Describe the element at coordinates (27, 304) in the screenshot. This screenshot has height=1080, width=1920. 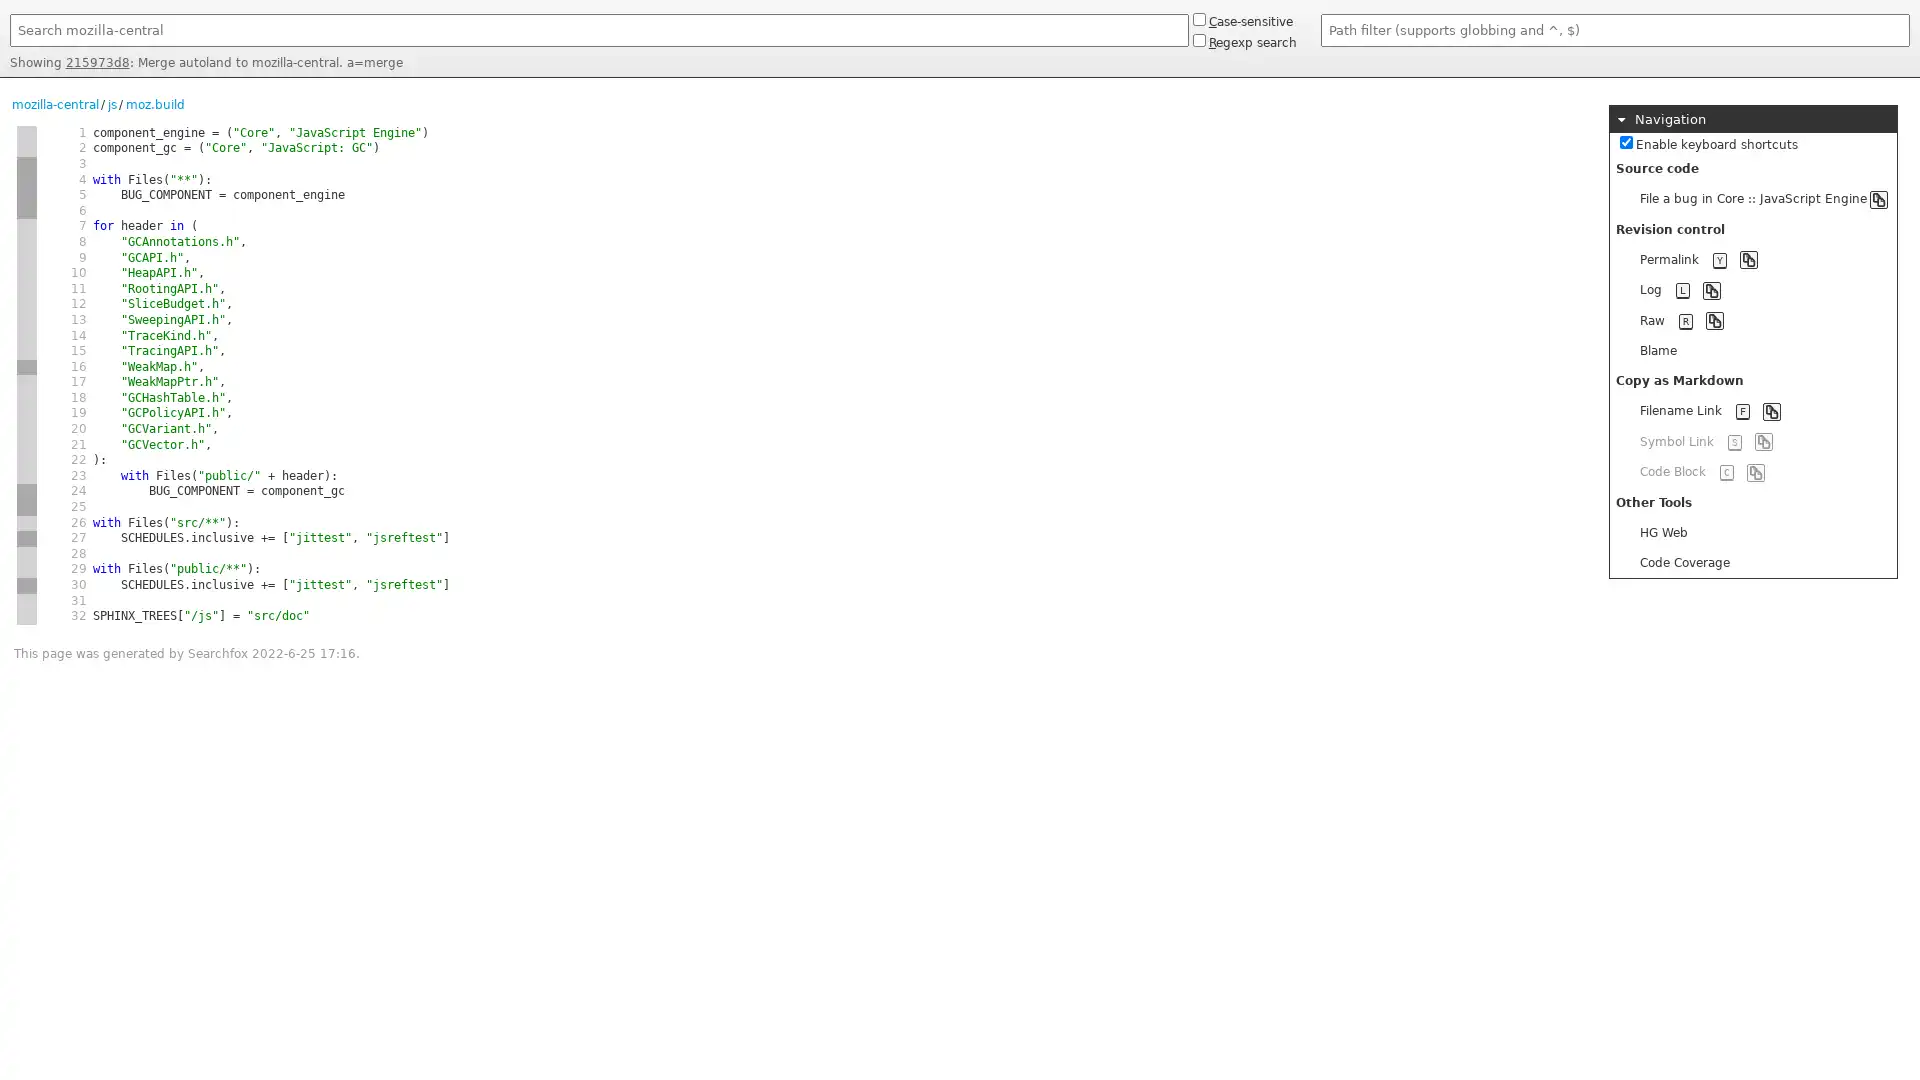
I see `same hash 1` at that location.